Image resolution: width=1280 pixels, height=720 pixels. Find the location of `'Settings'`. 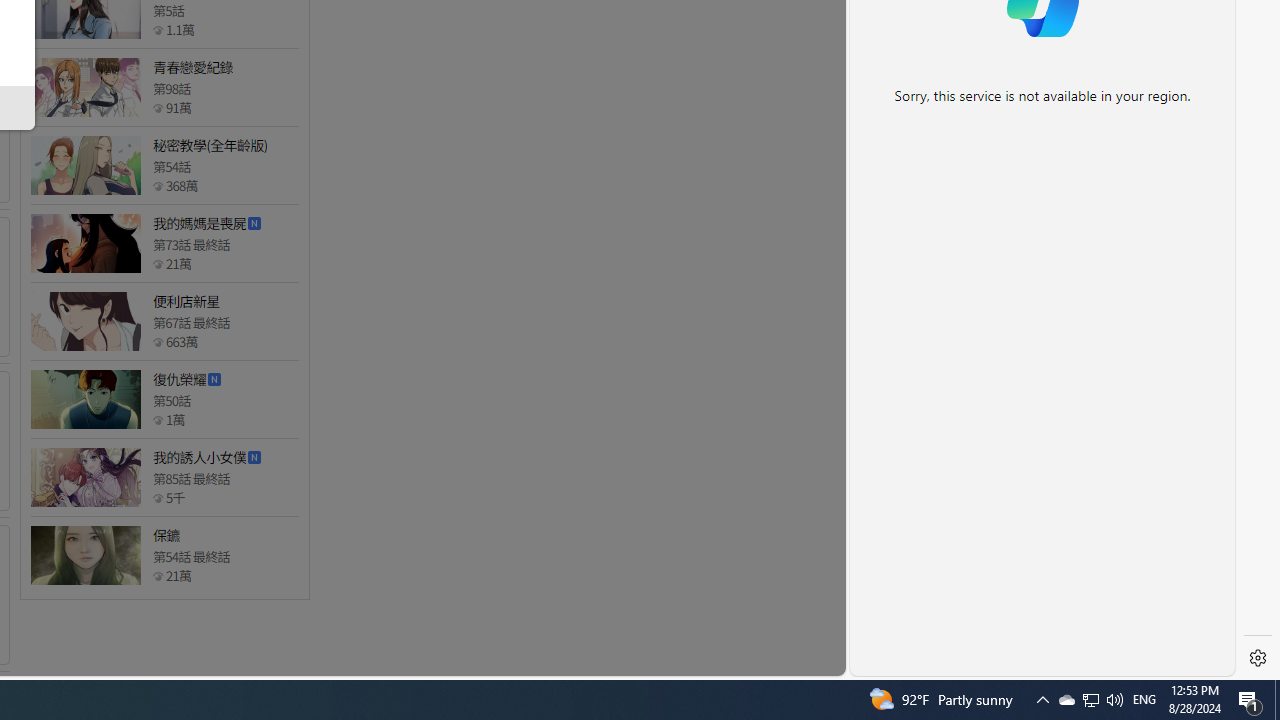

'Settings' is located at coordinates (1257, 658).